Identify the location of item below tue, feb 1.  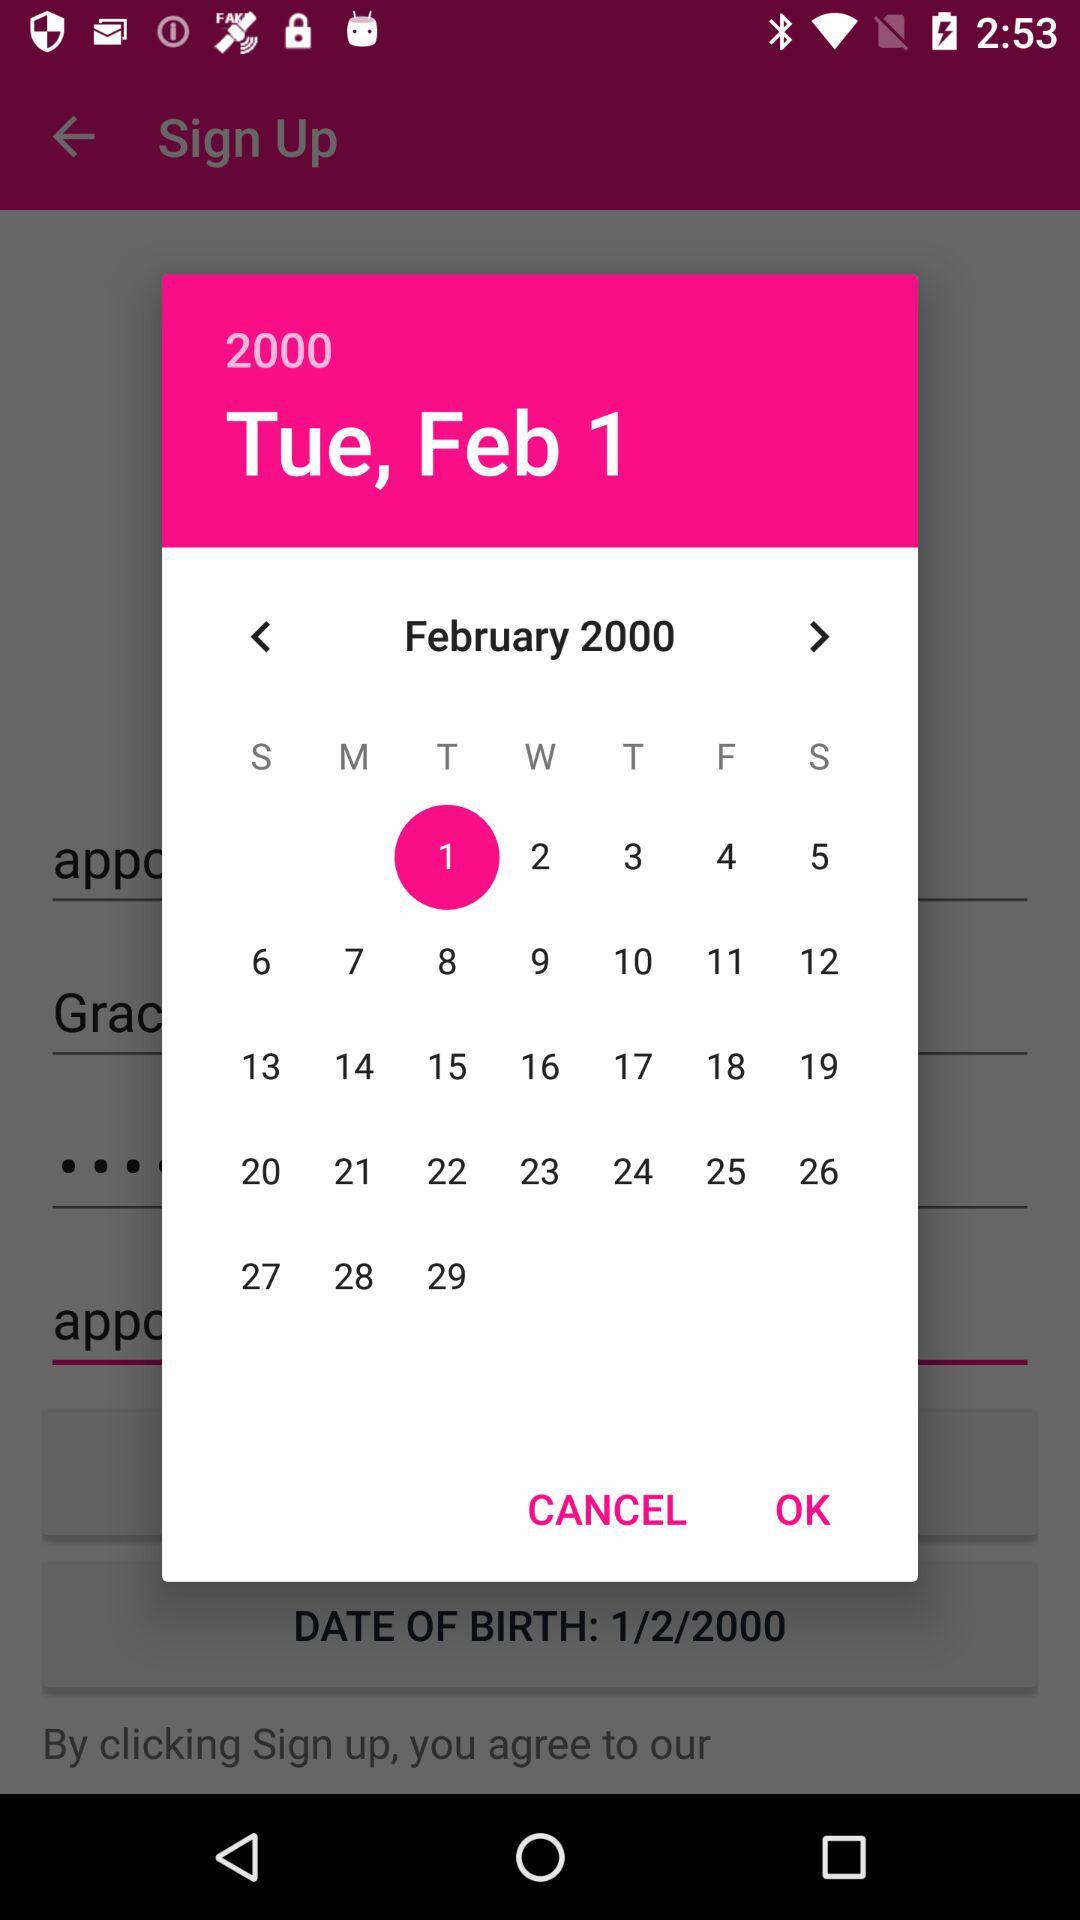
(260, 635).